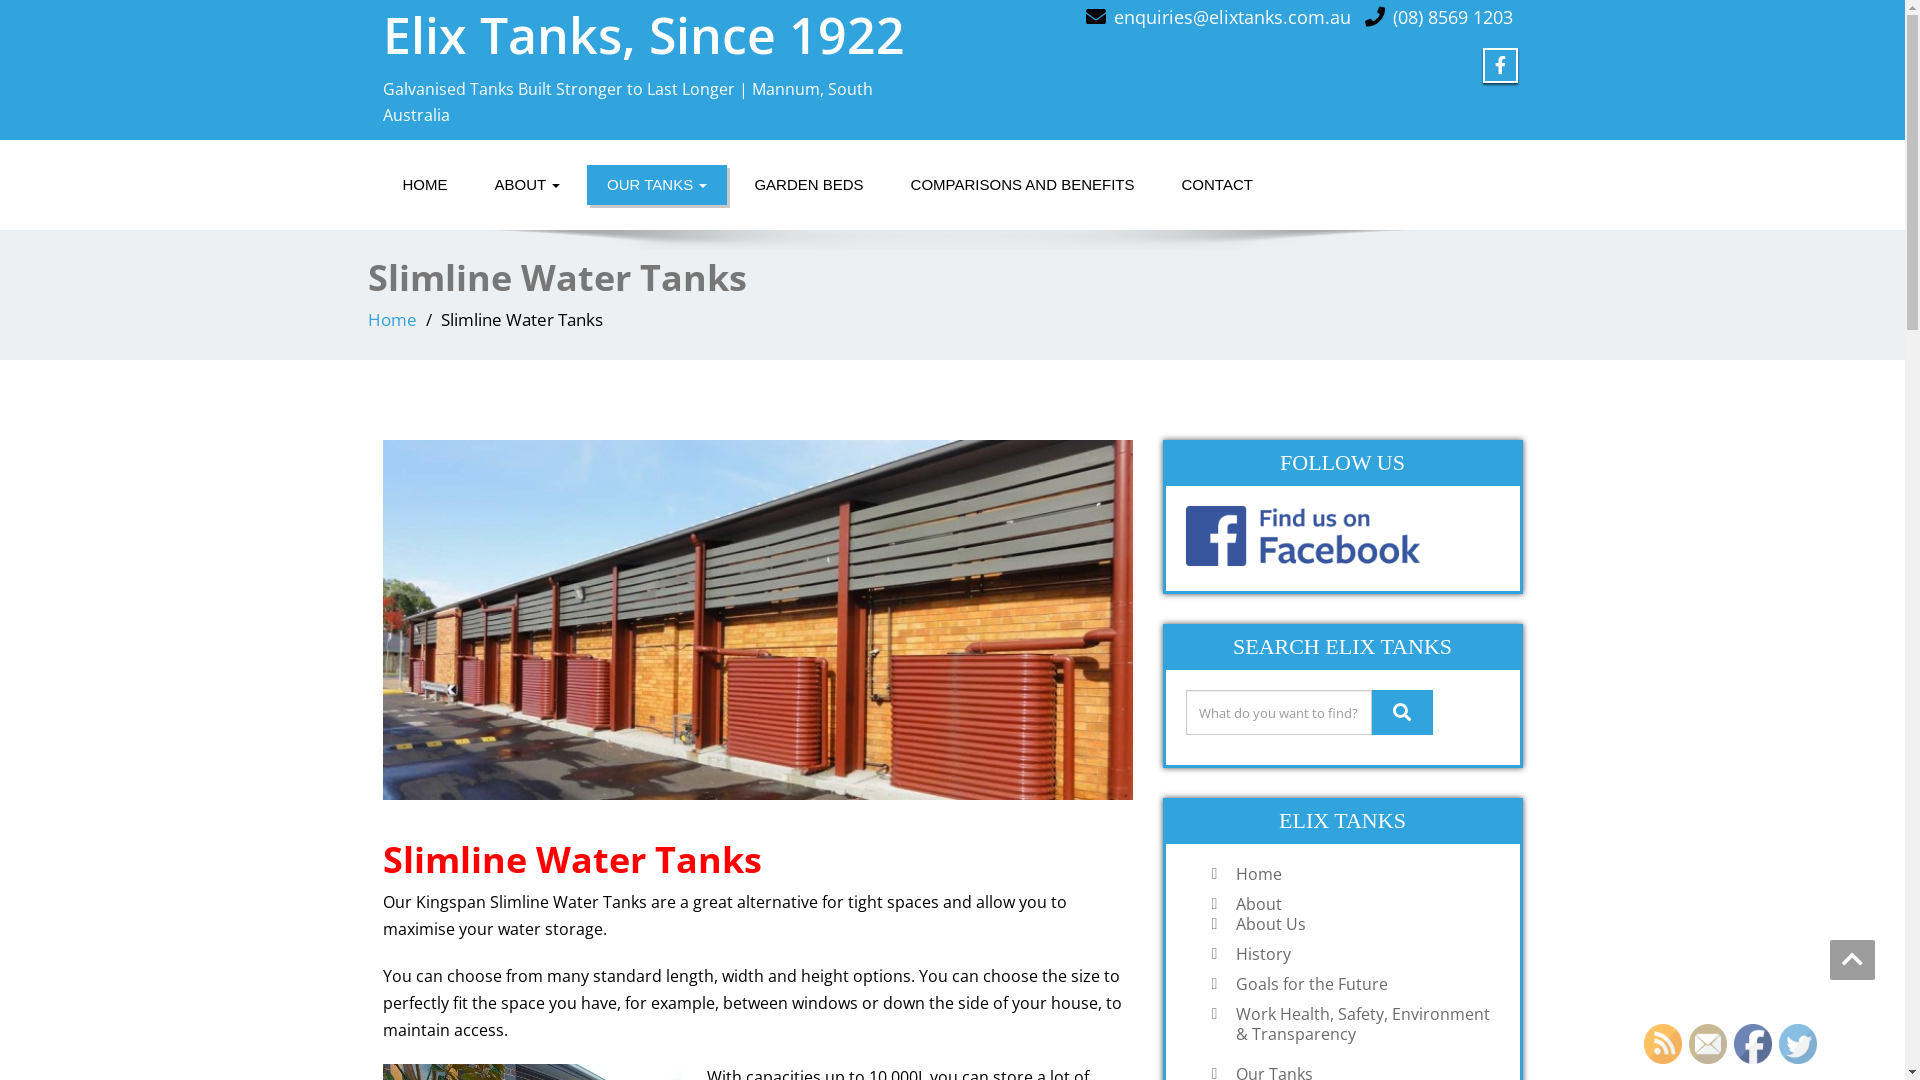  What do you see at coordinates (1362, 982) in the screenshot?
I see `'Goals for the Future'` at bounding box center [1362, 982].